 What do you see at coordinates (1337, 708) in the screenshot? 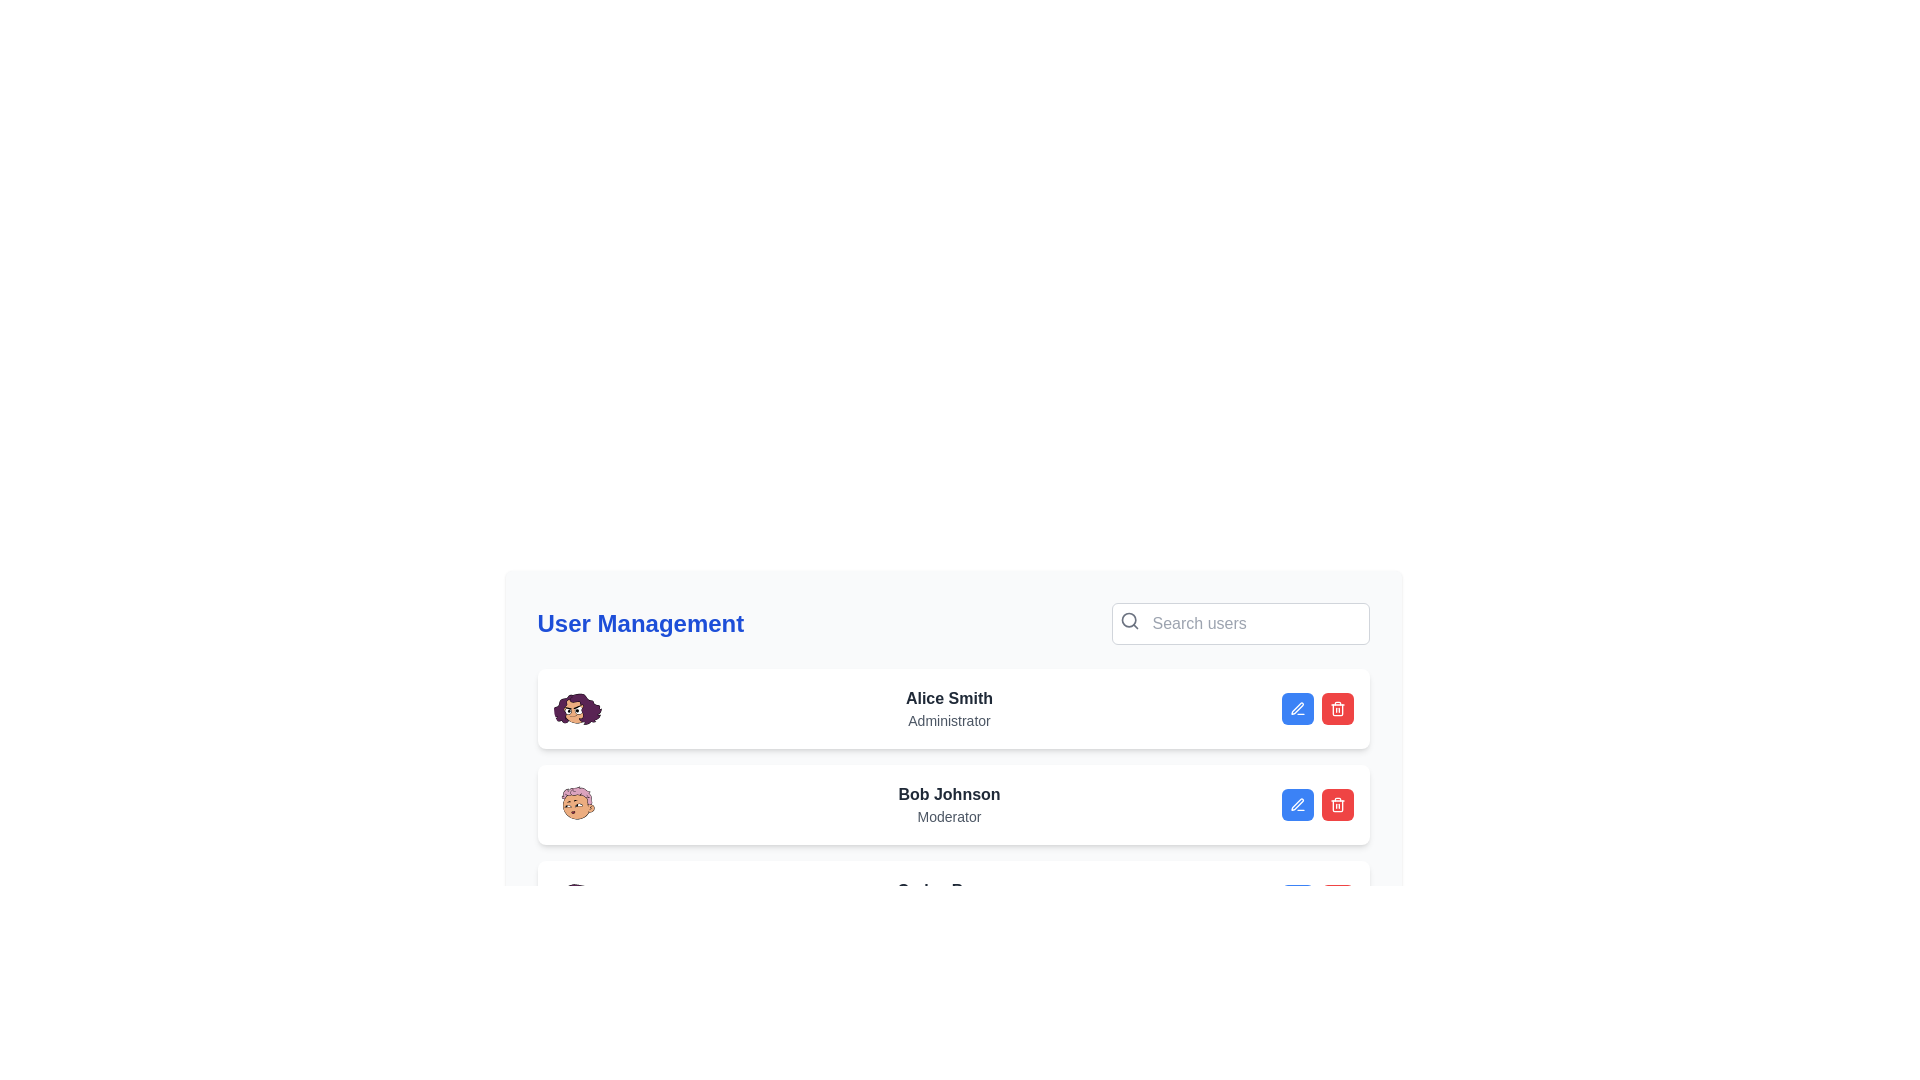
I see `the delete button located to the right of 'Bob Johnson - Moderator' user entry` at bounding box center [1337, 708].